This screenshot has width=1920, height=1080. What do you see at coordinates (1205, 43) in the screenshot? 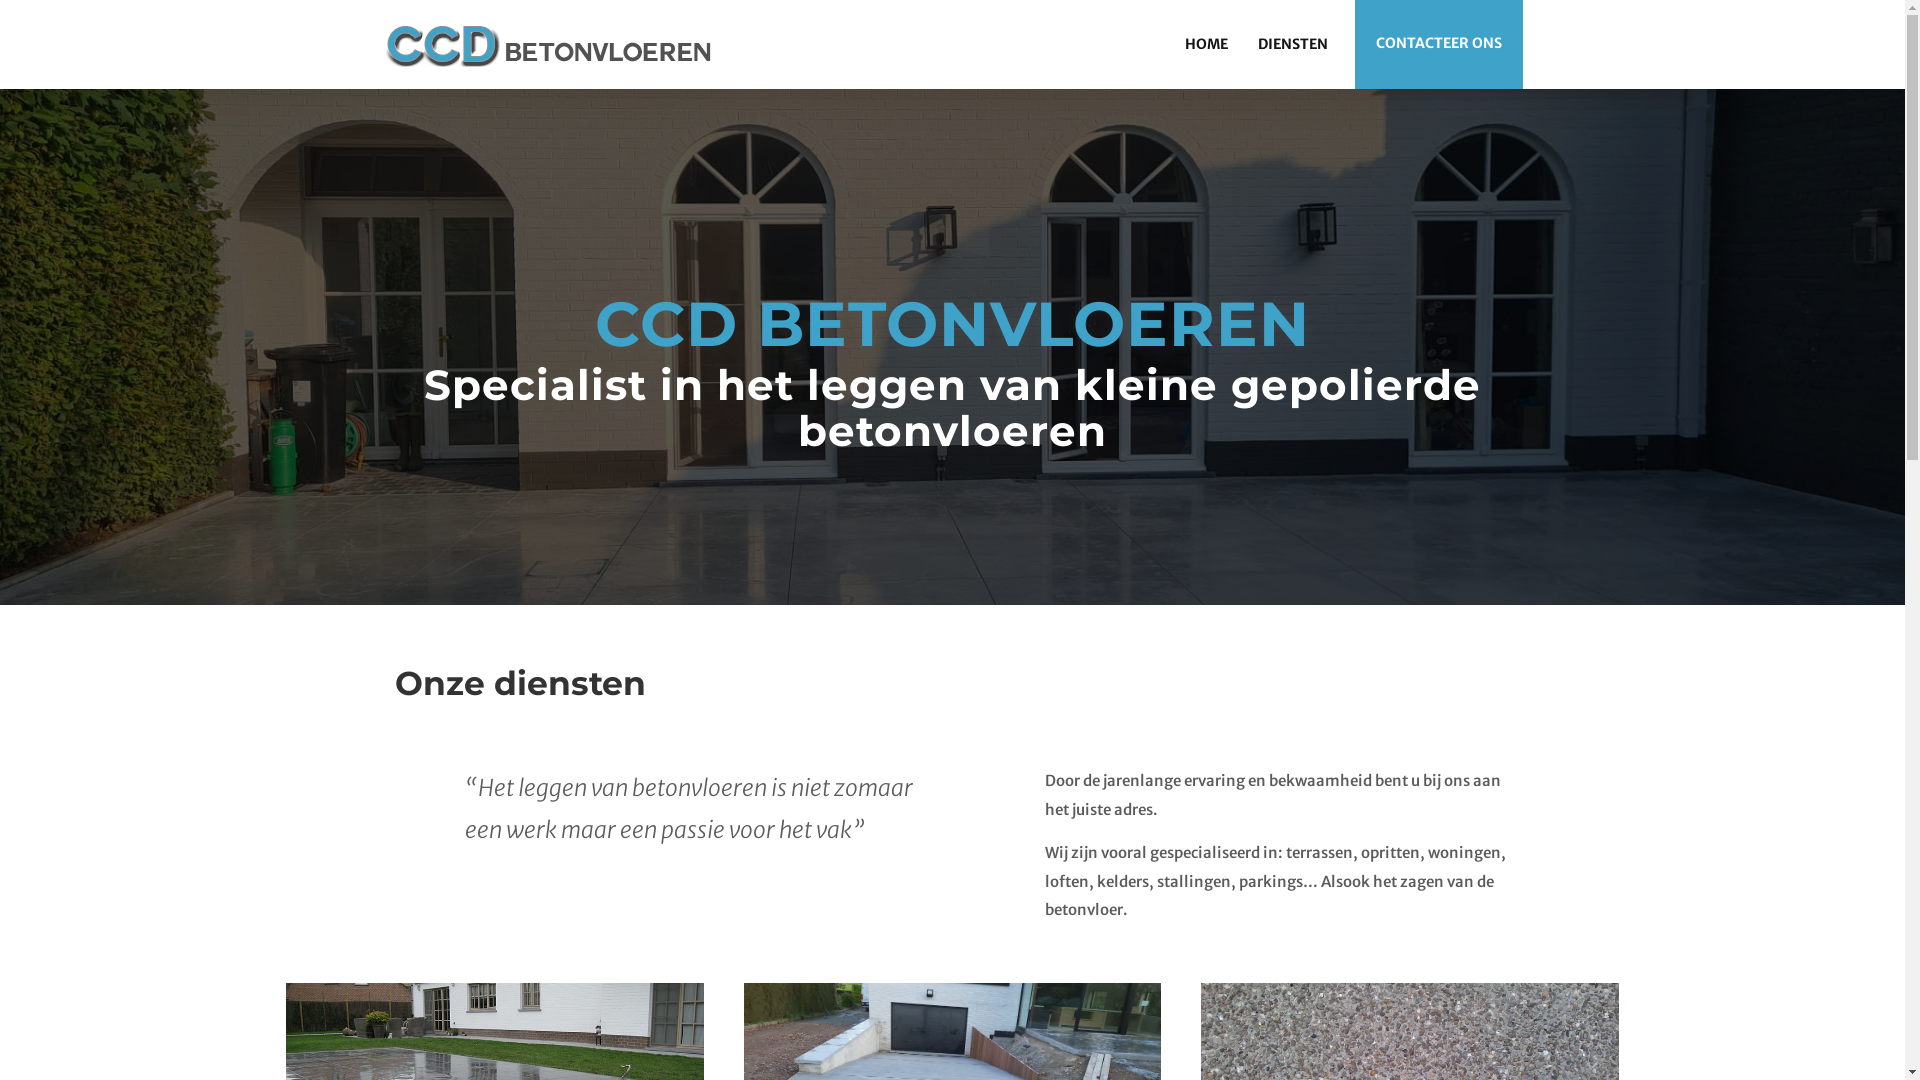
I see `'HOME'` at bounding box center [1205, 43].